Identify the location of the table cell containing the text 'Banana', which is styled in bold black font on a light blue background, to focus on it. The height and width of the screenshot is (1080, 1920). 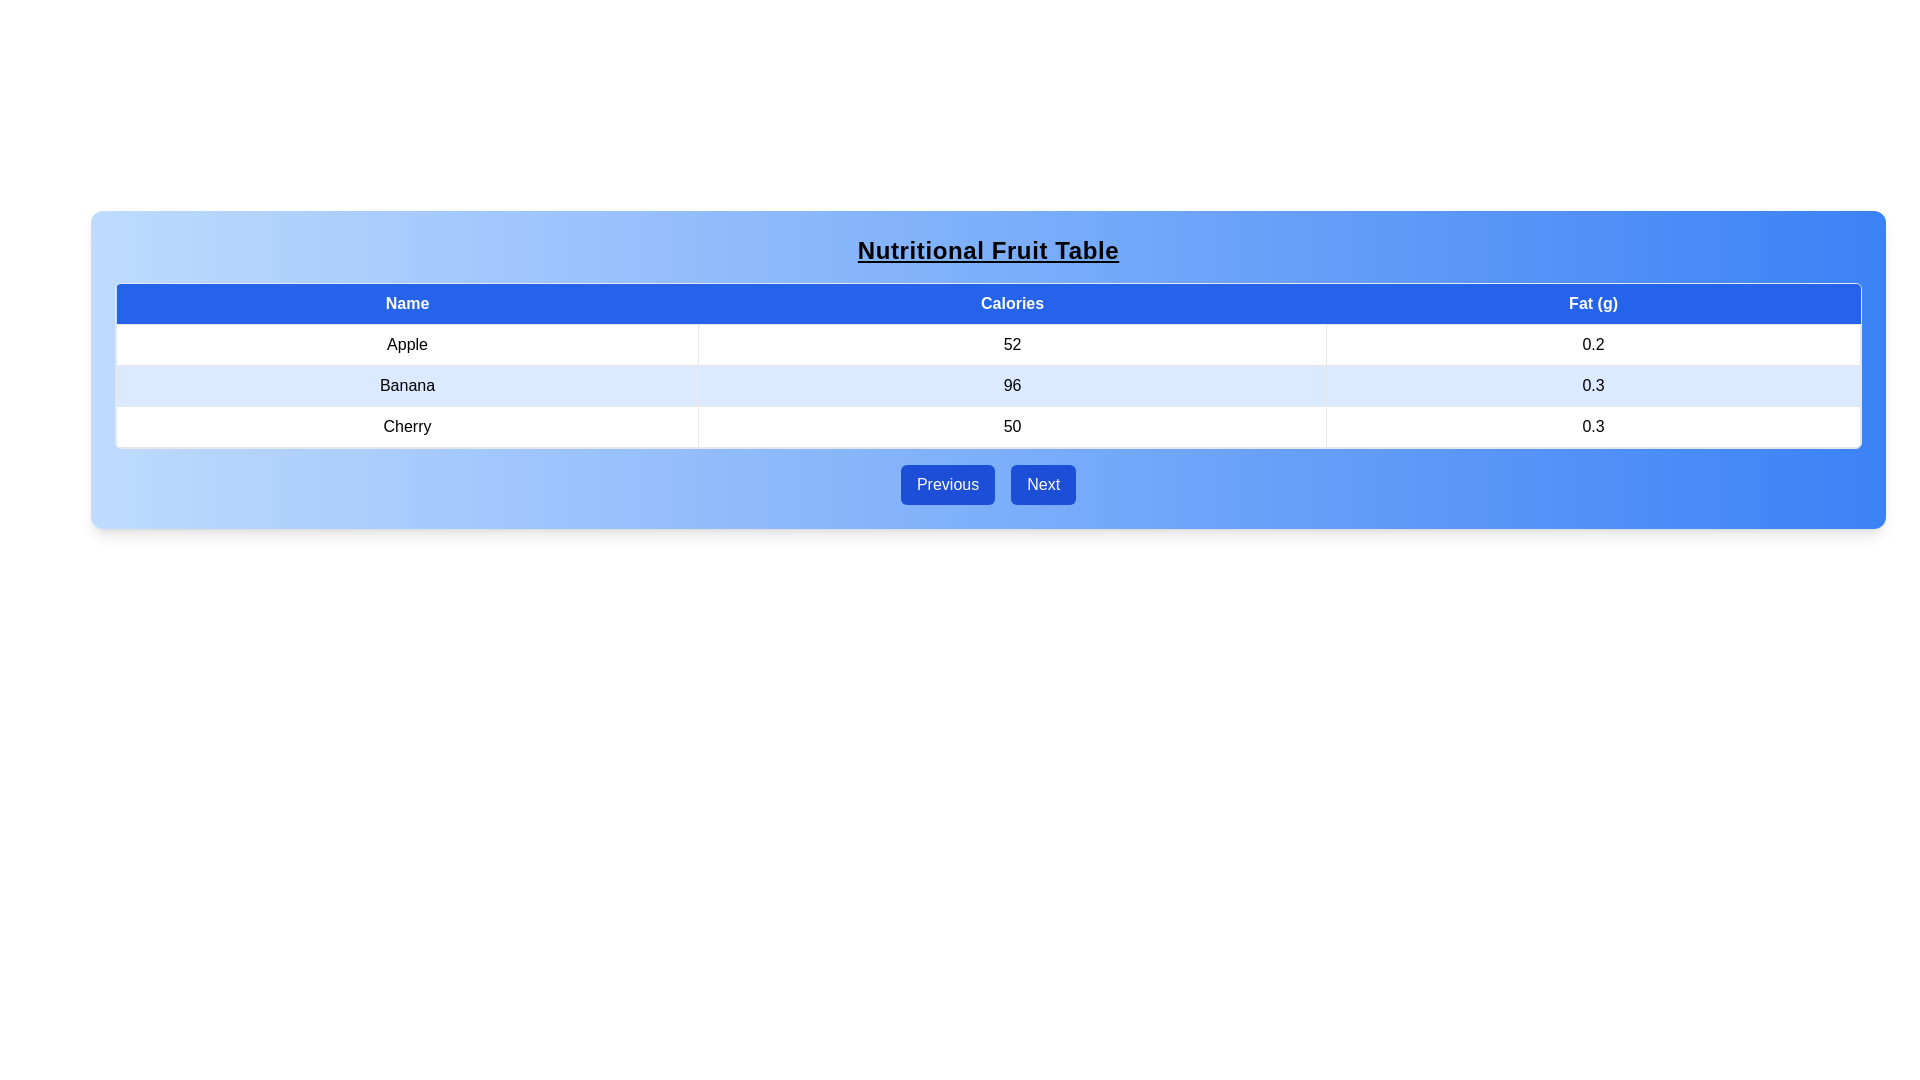
(406, 385).